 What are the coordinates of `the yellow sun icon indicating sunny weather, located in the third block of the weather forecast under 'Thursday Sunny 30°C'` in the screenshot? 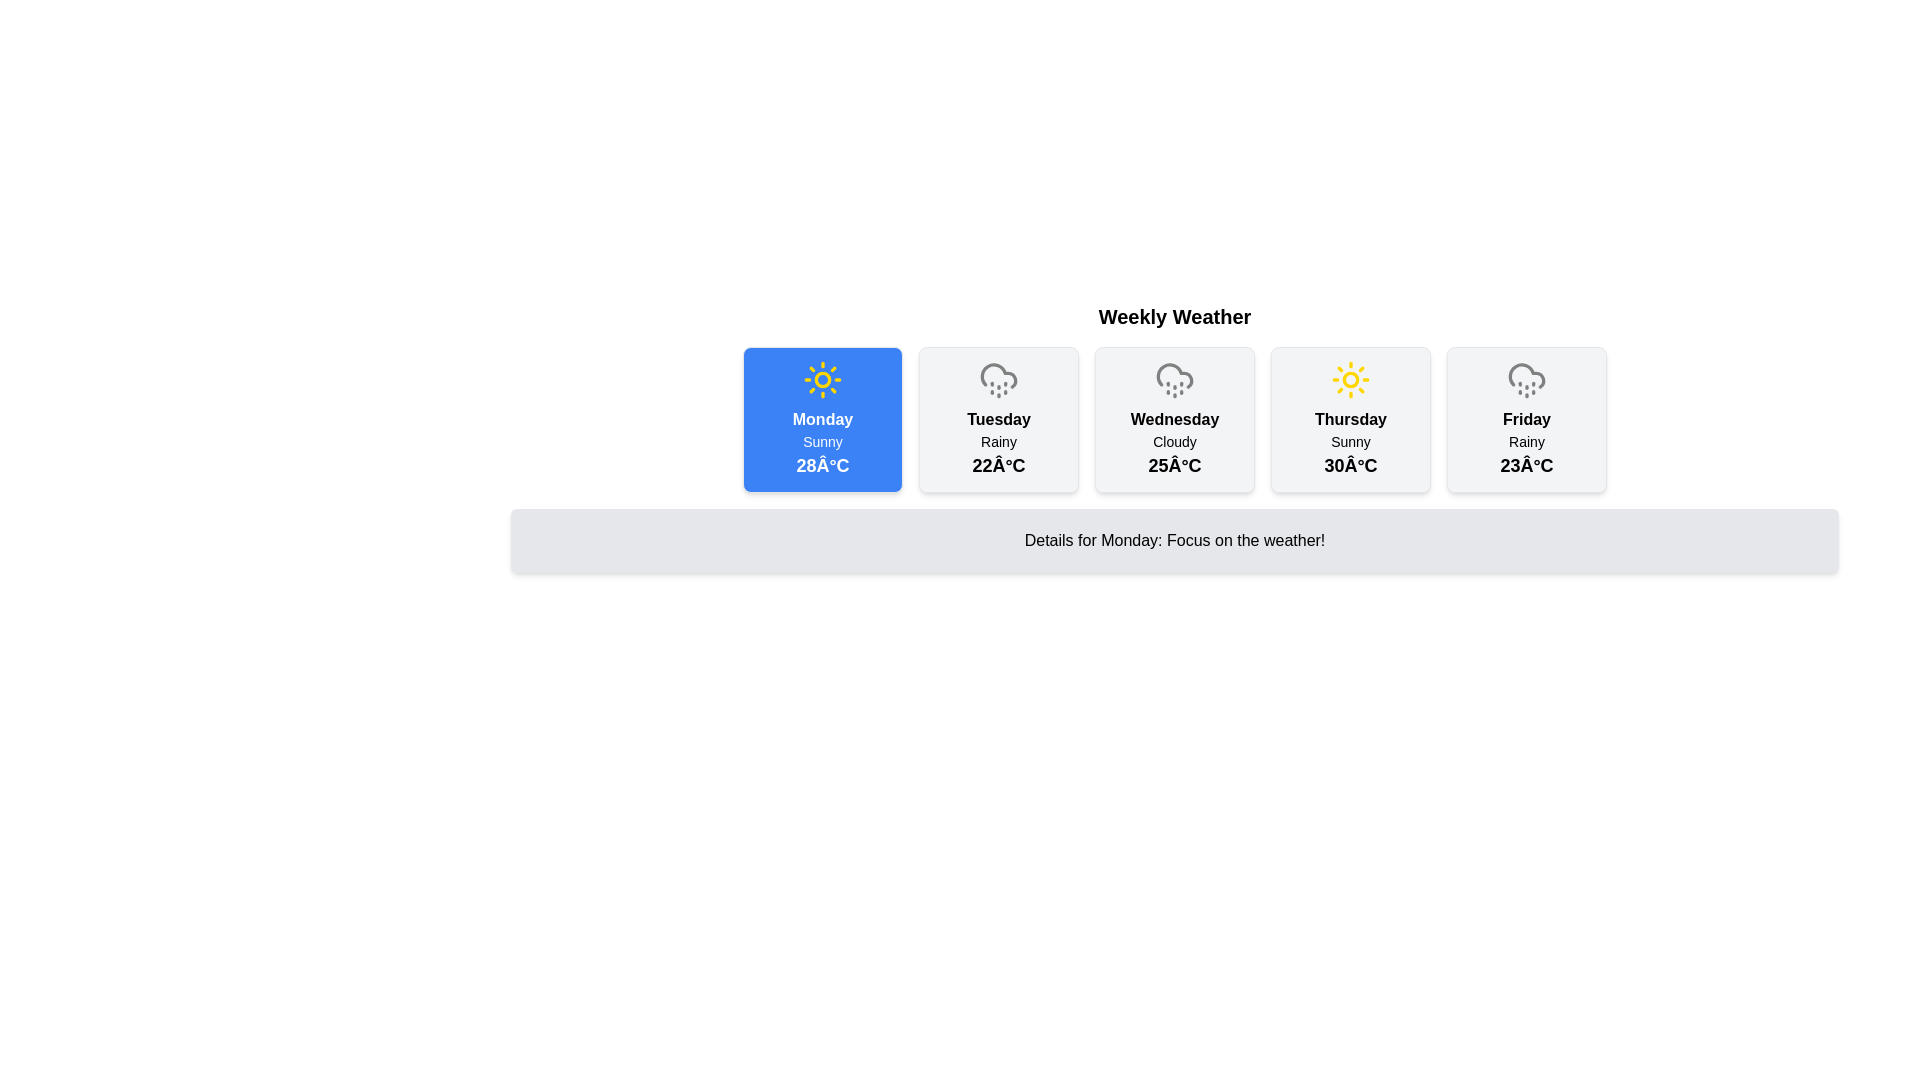 It's located at (1350, 380).